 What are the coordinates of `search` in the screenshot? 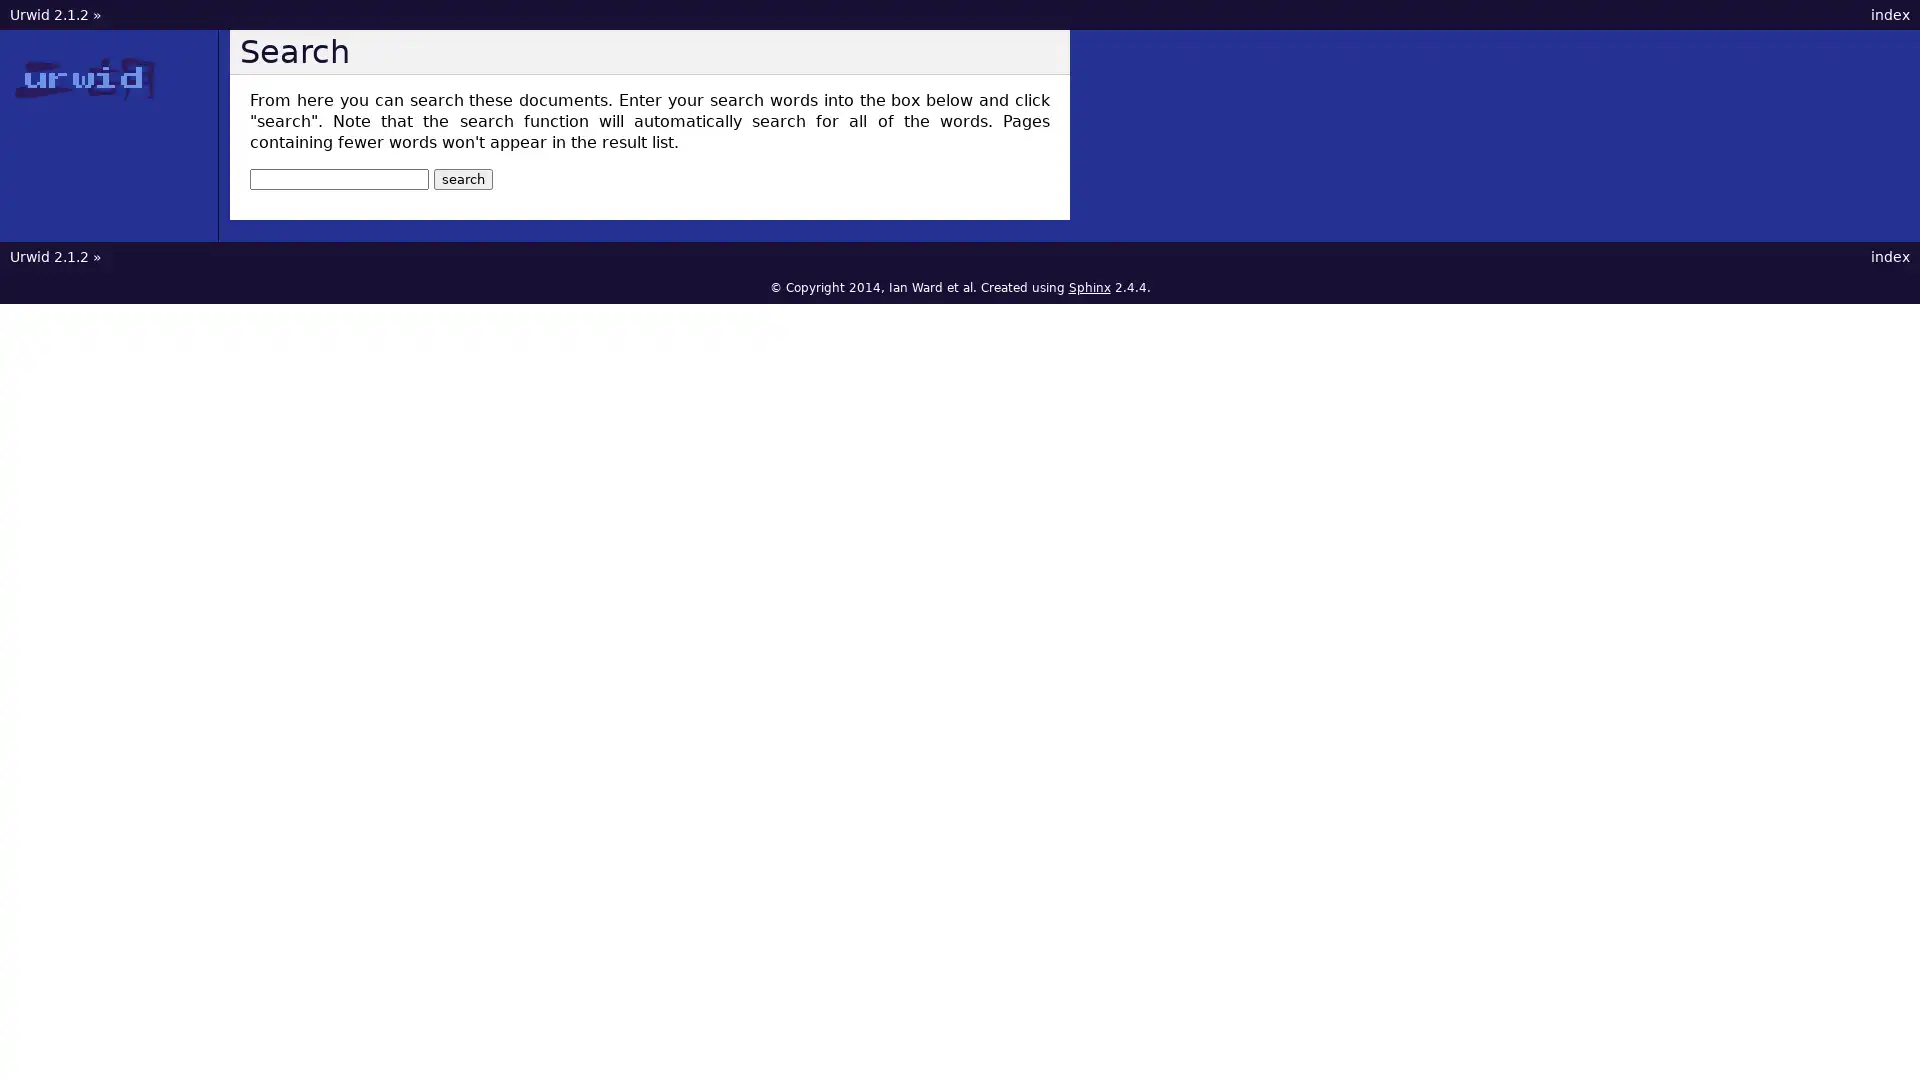 It's located at (462, 178).